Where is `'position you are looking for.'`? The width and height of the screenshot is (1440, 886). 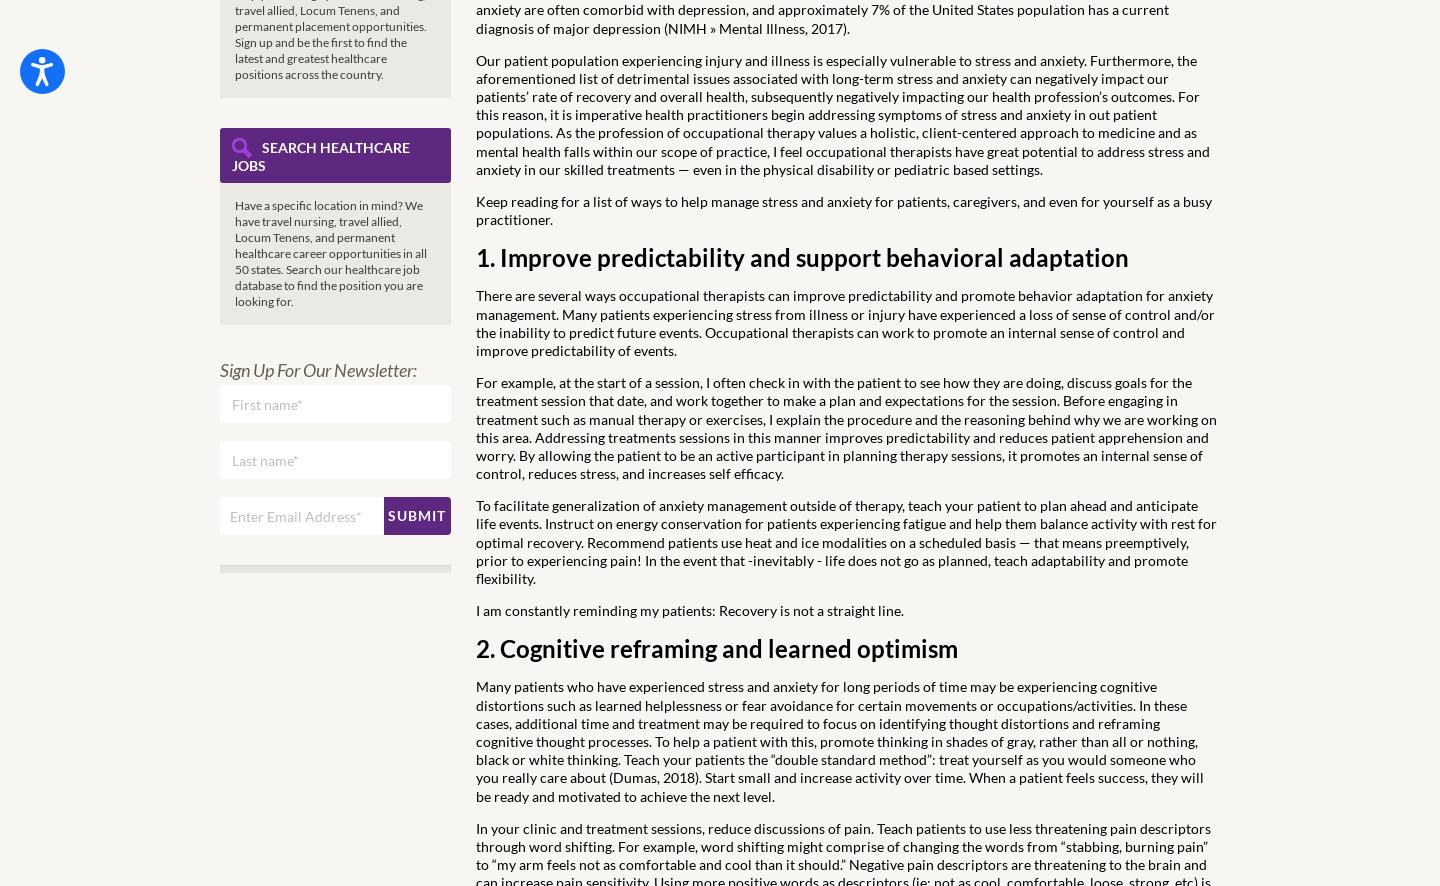 'position you are looking for.' is located at coordinates (235, 293).